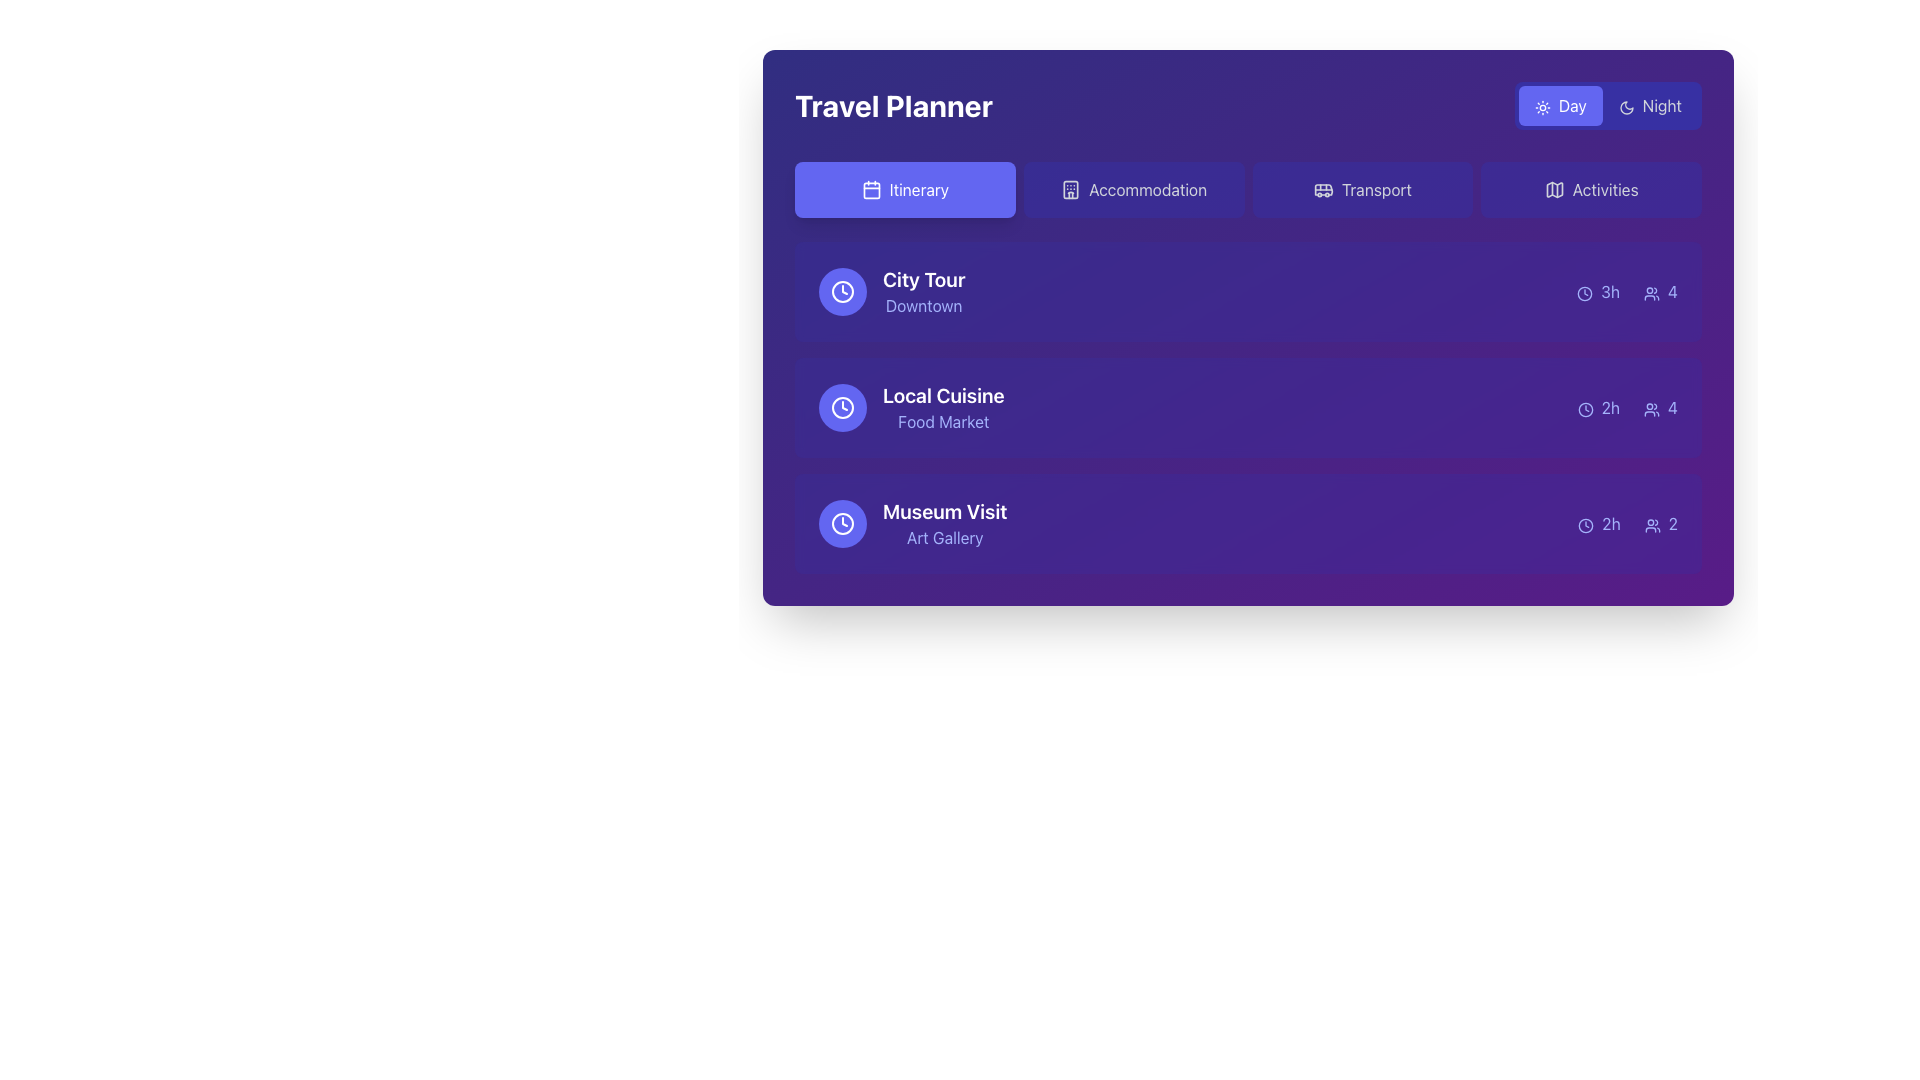 The image size is (1920, 1080). What do you see at coordinates (843, 407) in the screenshot?
I see `the circular component of the clock icon located next to the 'Local Cuisine' entry in the 'Travel Planner' application interface` at bounding box center [843, 407].